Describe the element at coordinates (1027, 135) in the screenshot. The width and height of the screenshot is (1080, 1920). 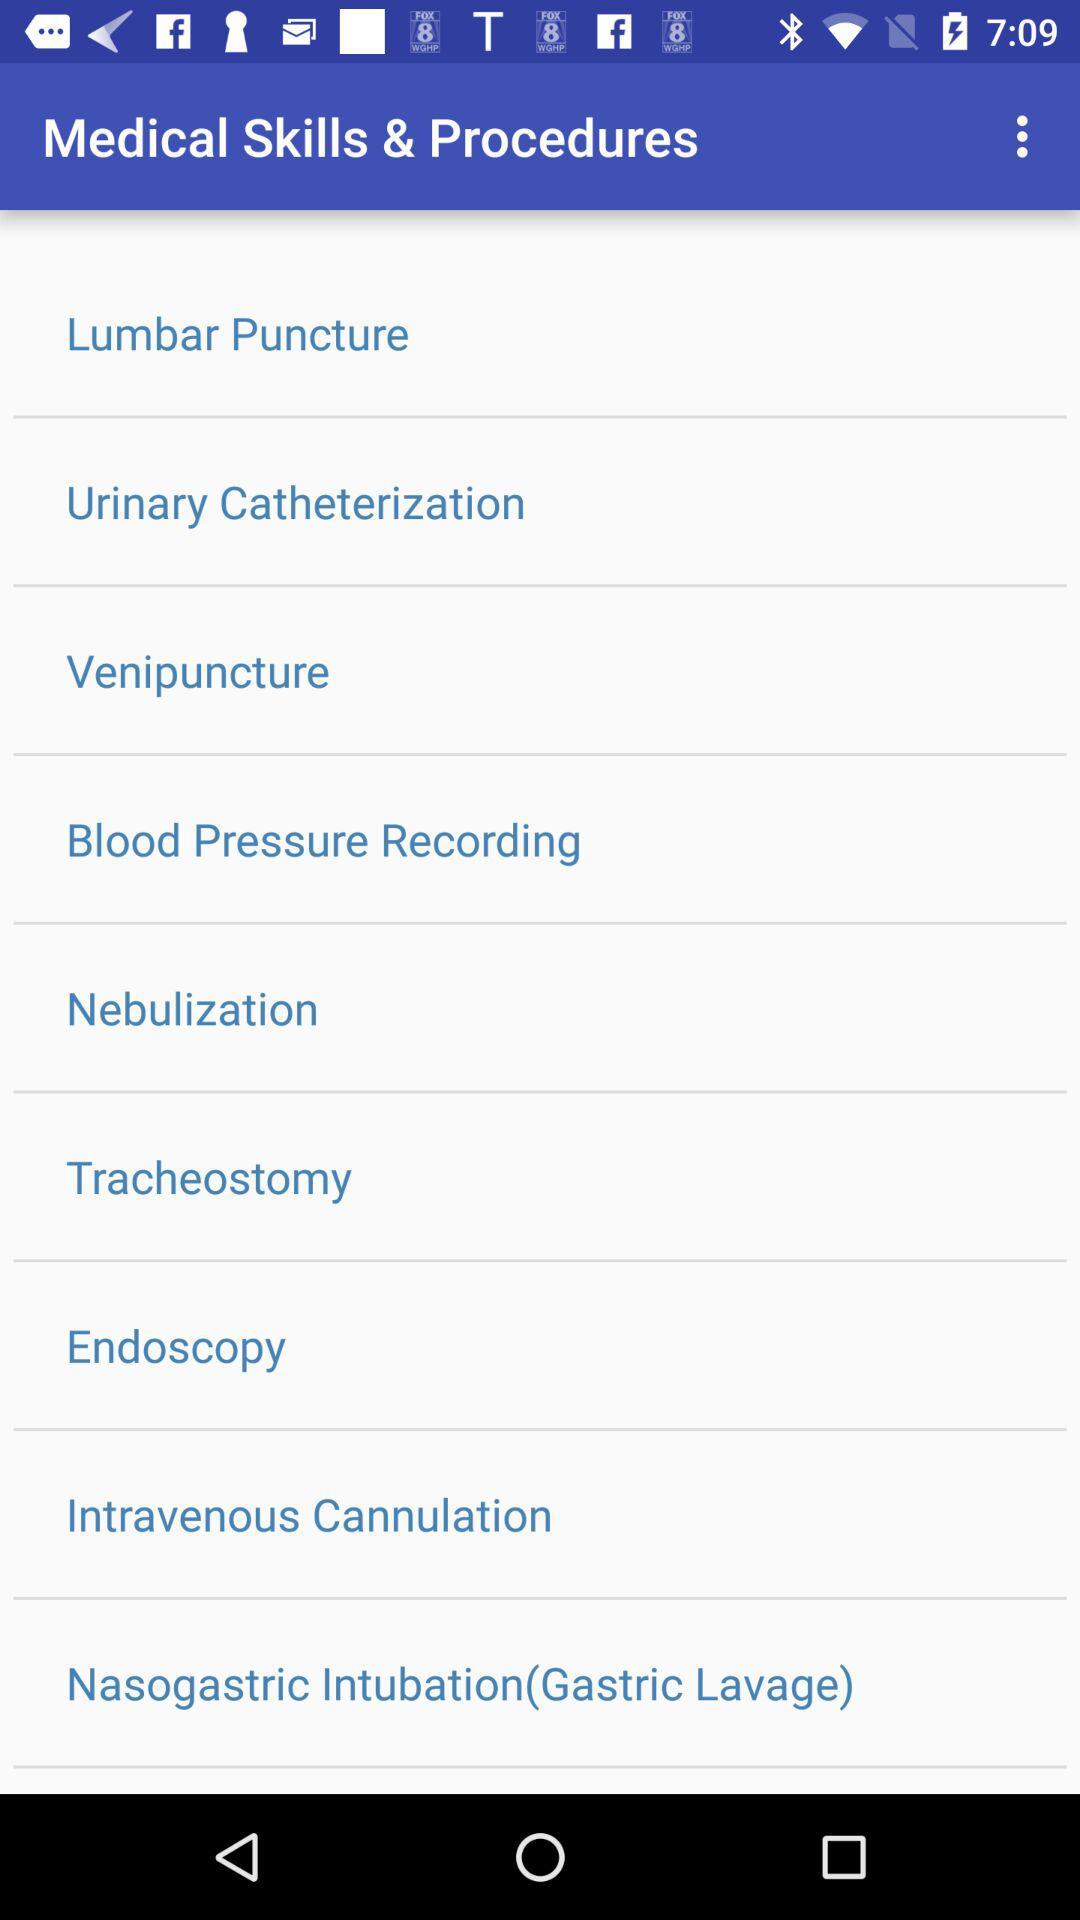
I see `the item at the top right corner` at that location.